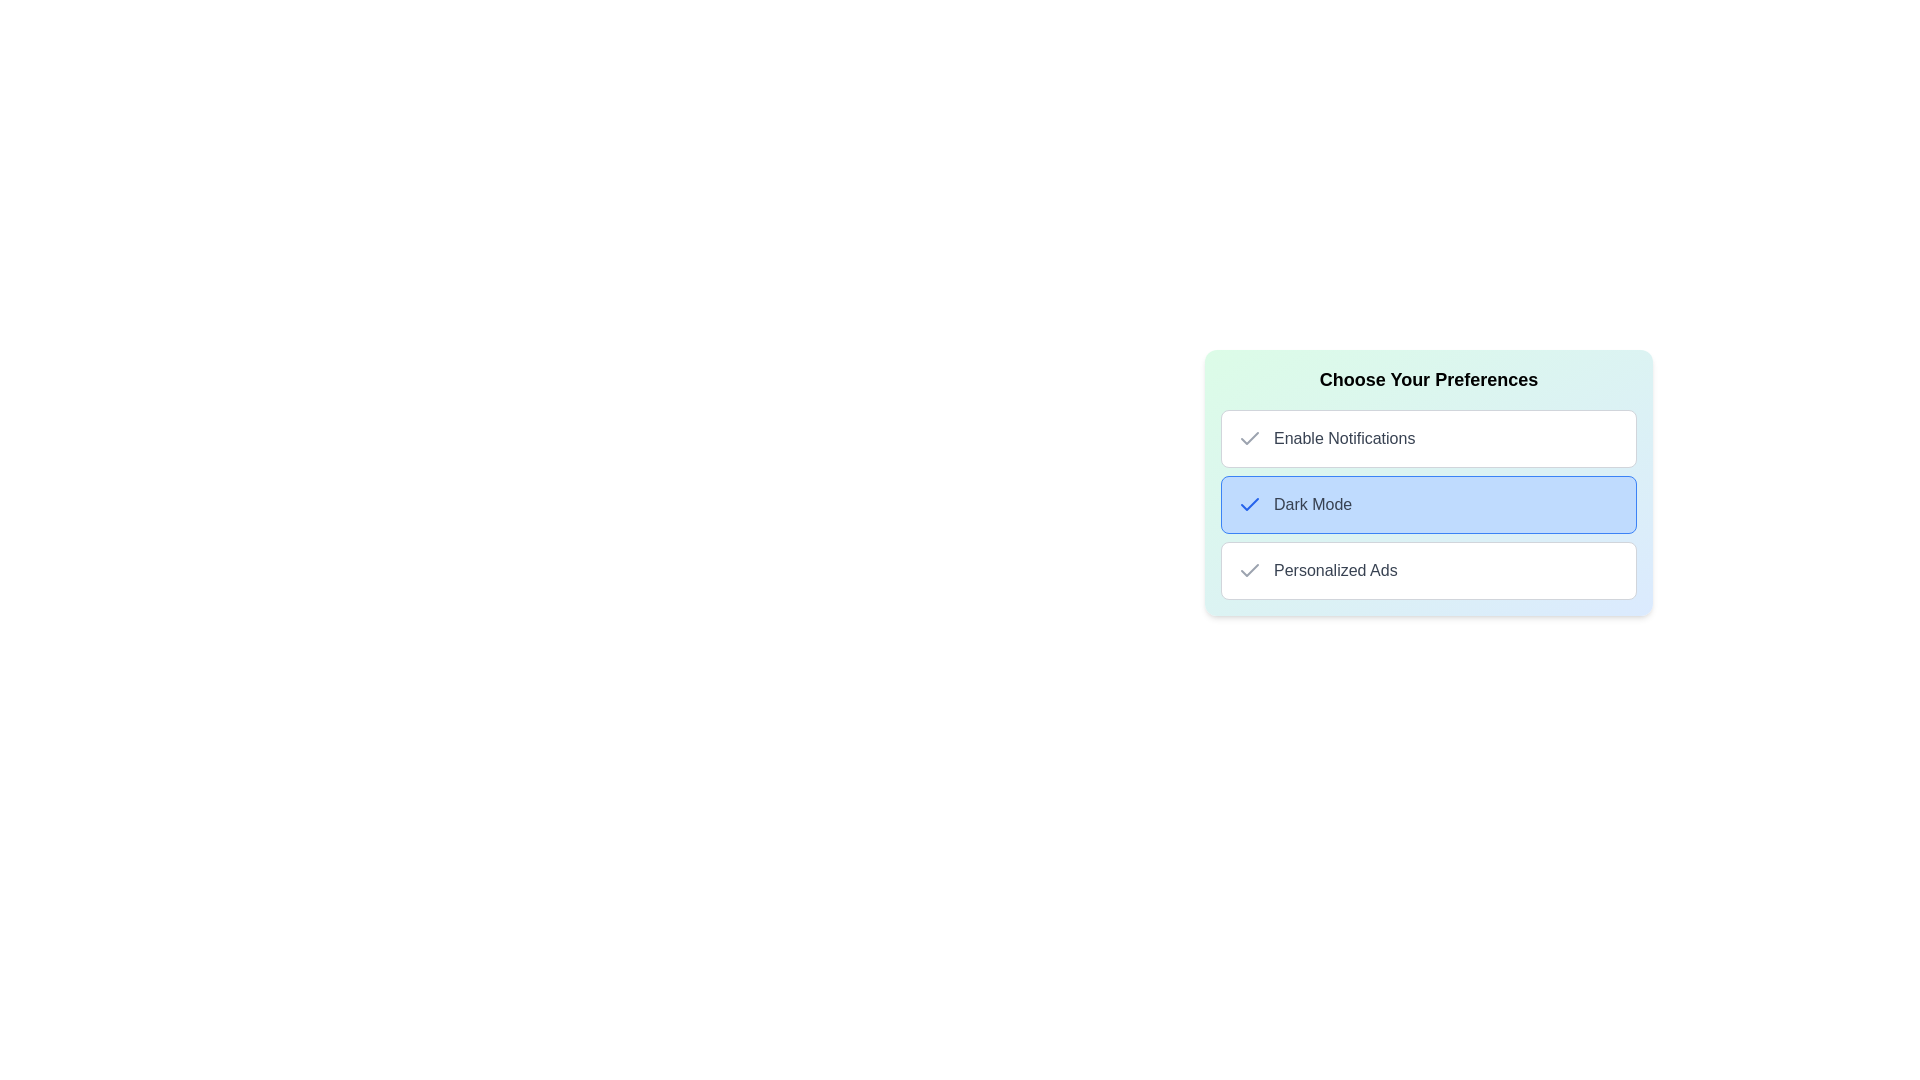 The width and height of the screenshot is (1920, 1080). What do you see at coordinates (1428, 570) in the screenshot?
I see `the third checkbox option` at bounding box center [1428, 570].